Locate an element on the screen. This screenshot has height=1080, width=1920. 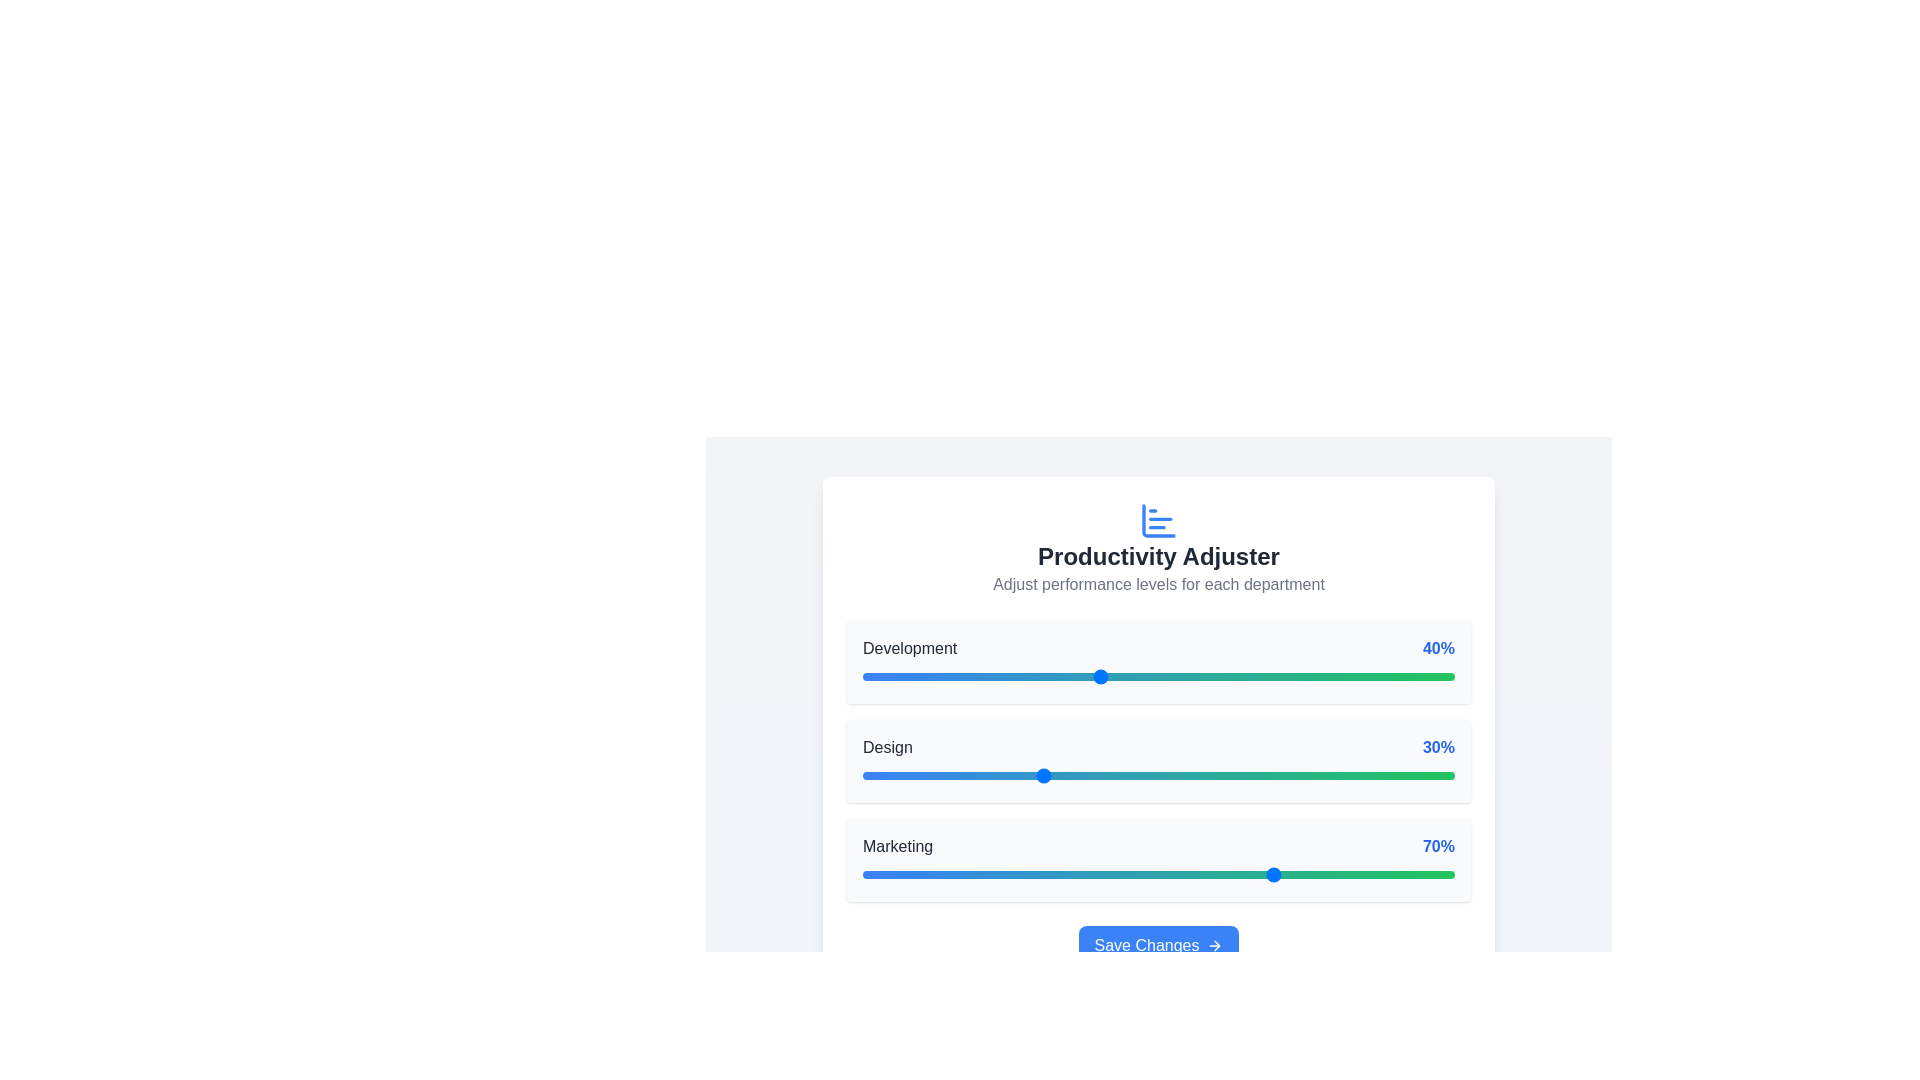
the thumb control of the horizontal slider located below the 'Design 30%' label is located at coordinates (1158, 774).